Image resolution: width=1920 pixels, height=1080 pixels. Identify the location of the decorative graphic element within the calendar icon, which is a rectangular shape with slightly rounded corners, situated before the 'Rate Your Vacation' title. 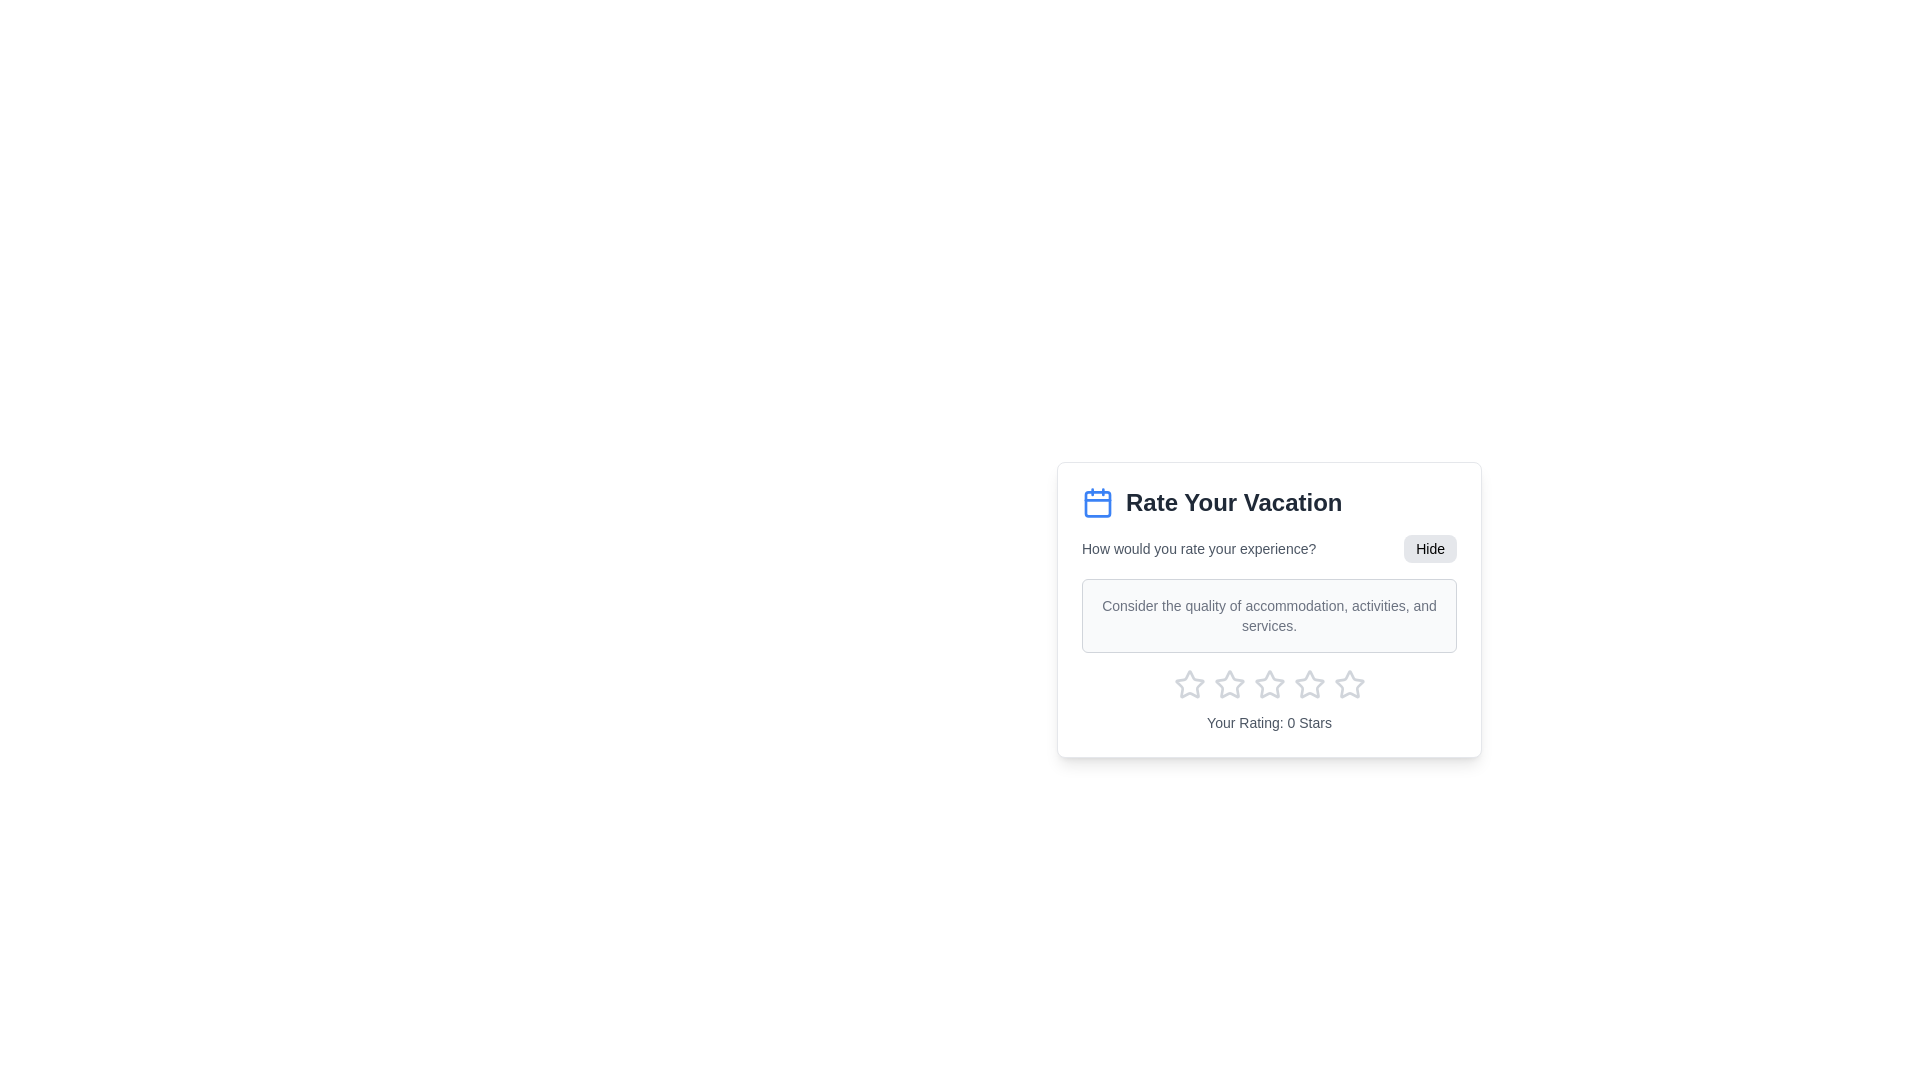
(1097, 503).